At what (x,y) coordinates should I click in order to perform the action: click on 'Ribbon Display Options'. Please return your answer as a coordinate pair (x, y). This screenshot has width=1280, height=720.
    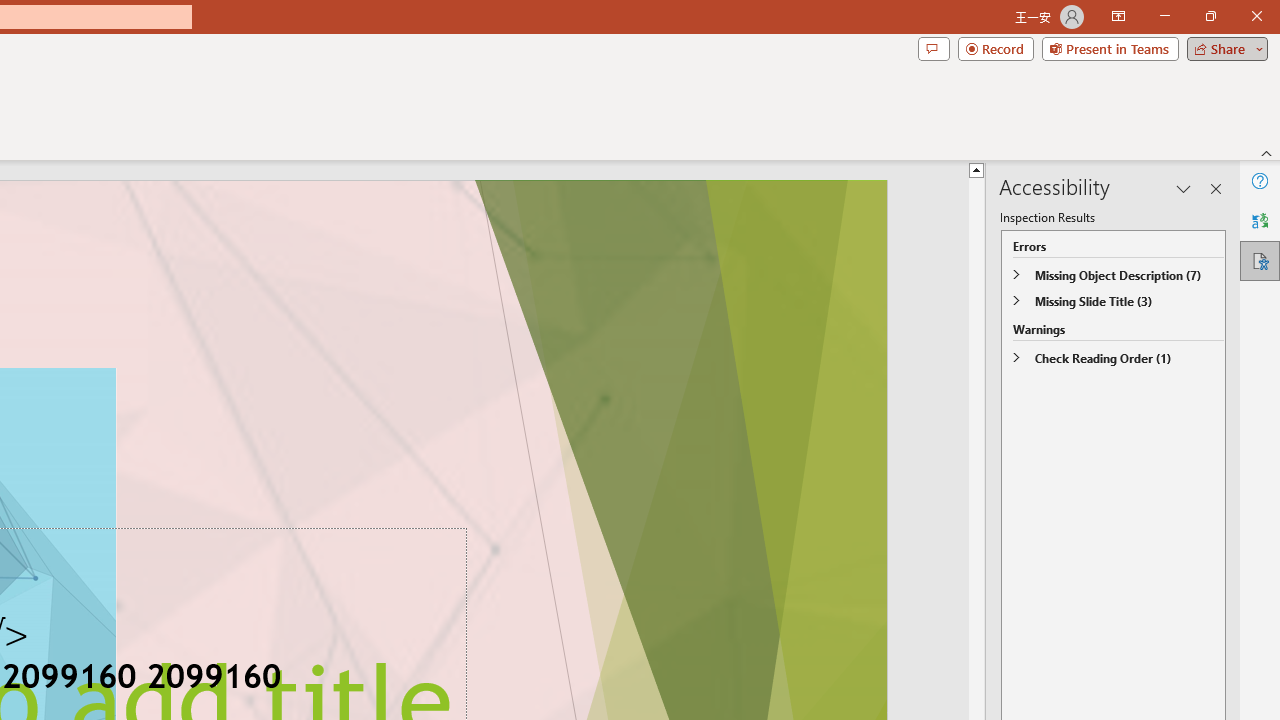
    Looking at the image, I should click on (1117, 16).